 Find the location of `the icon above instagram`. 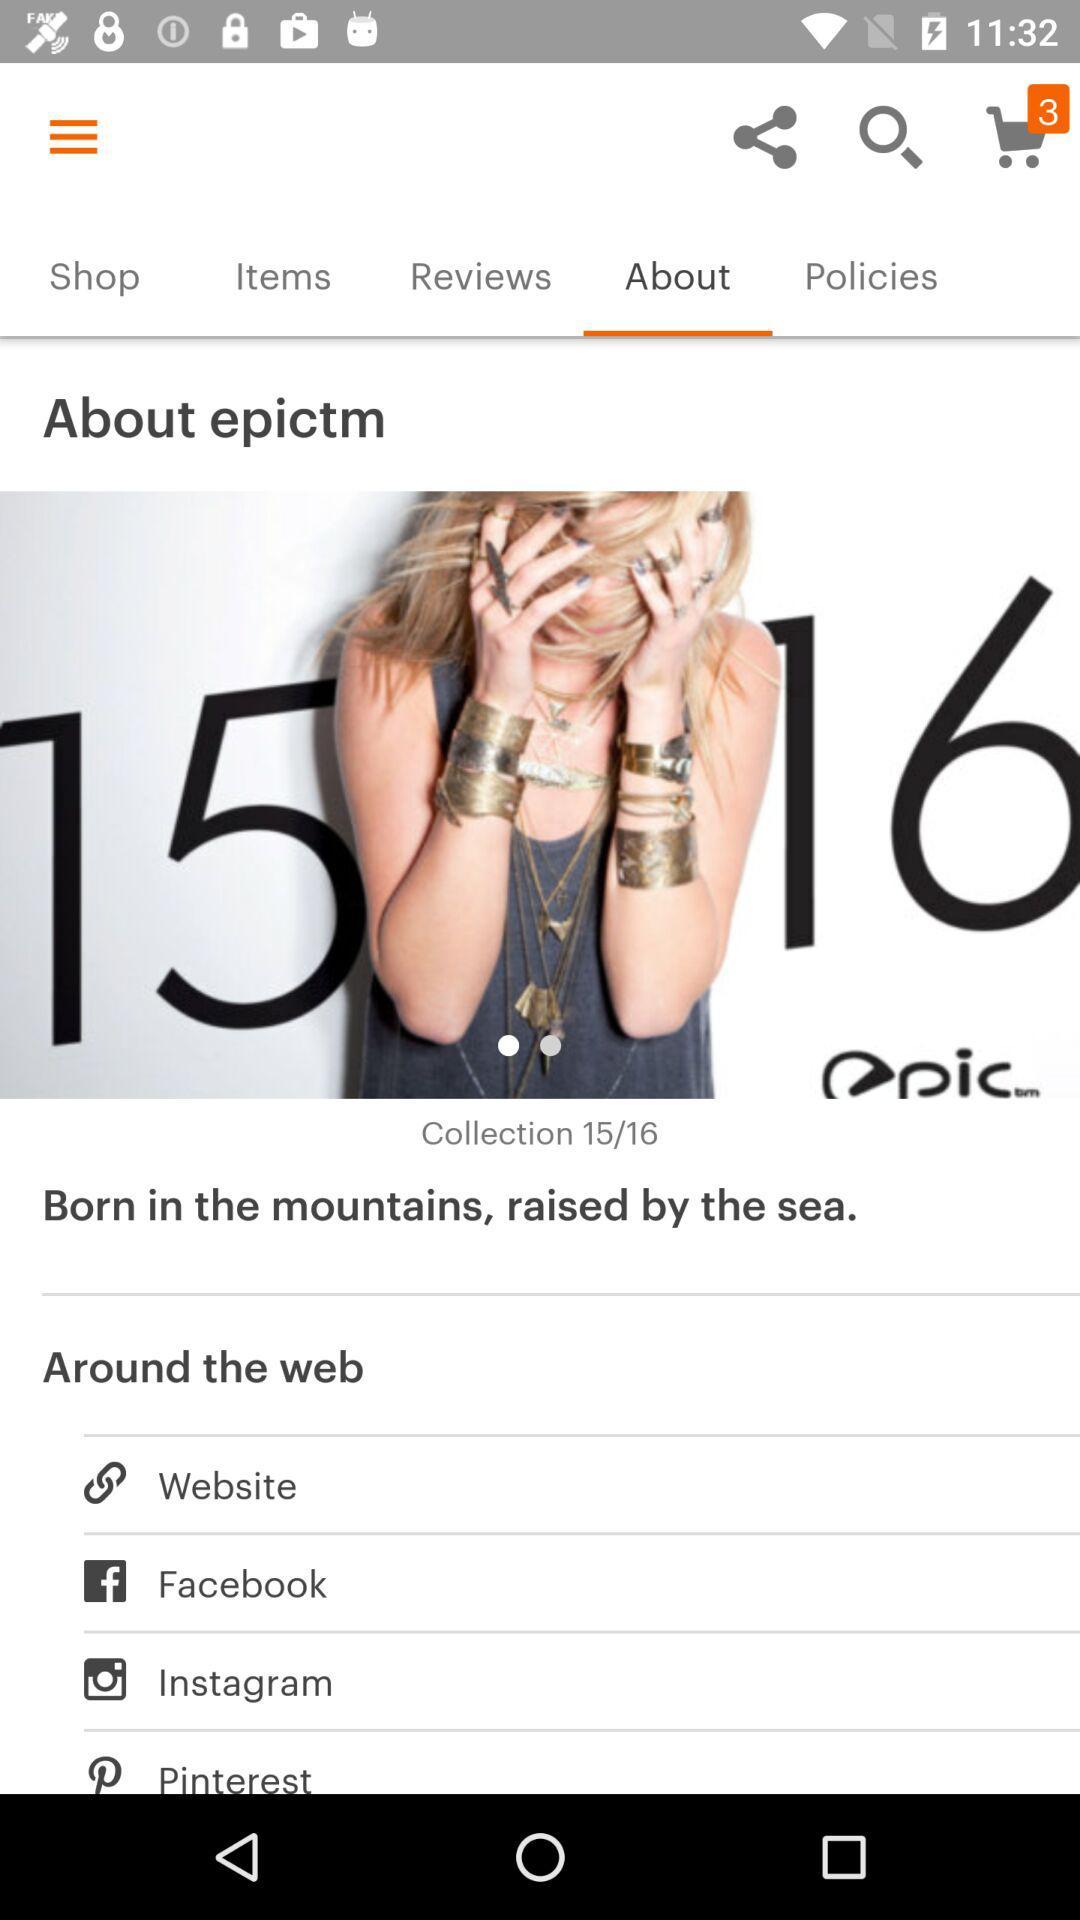

the icon above instagram is located at coordinates (560, 1580).